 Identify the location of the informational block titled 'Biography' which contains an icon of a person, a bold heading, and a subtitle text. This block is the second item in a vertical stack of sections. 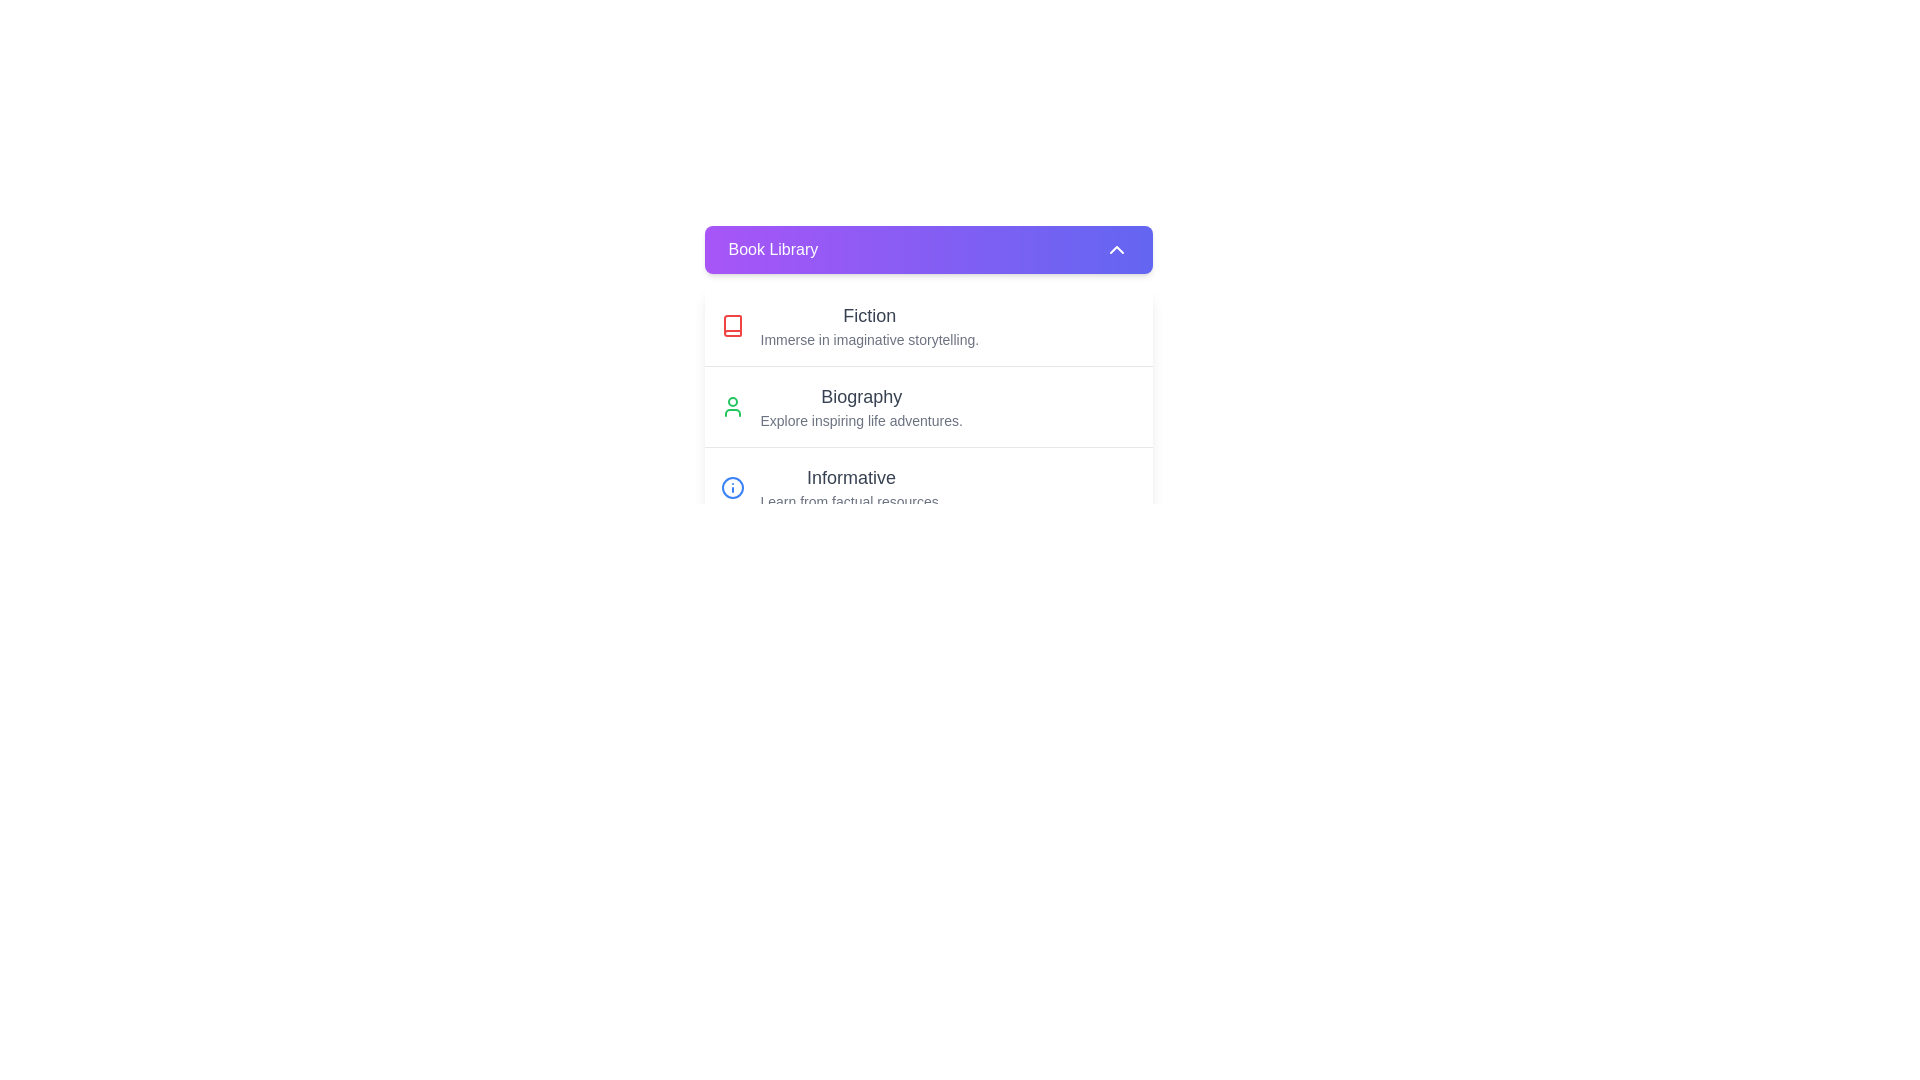
(927, 406).